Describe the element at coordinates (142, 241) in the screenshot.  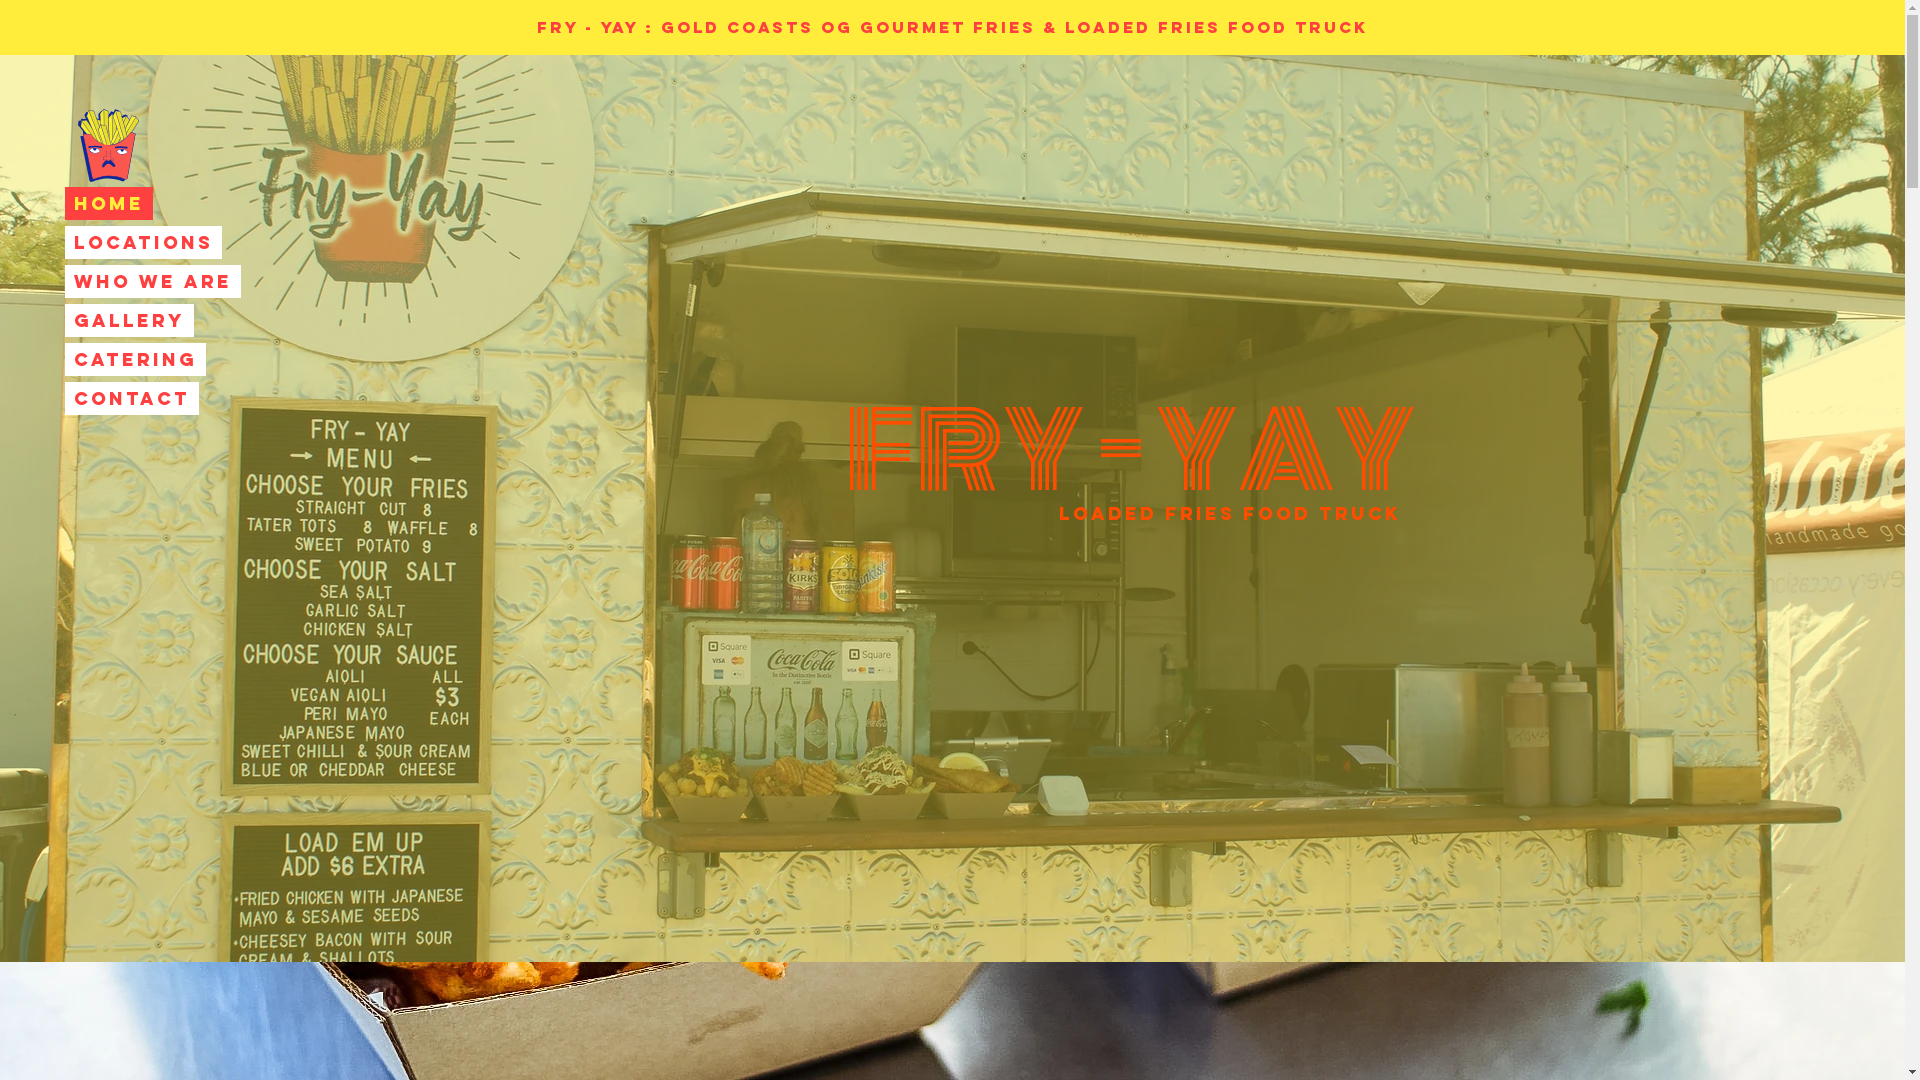
I see `'Locations'` at that location.